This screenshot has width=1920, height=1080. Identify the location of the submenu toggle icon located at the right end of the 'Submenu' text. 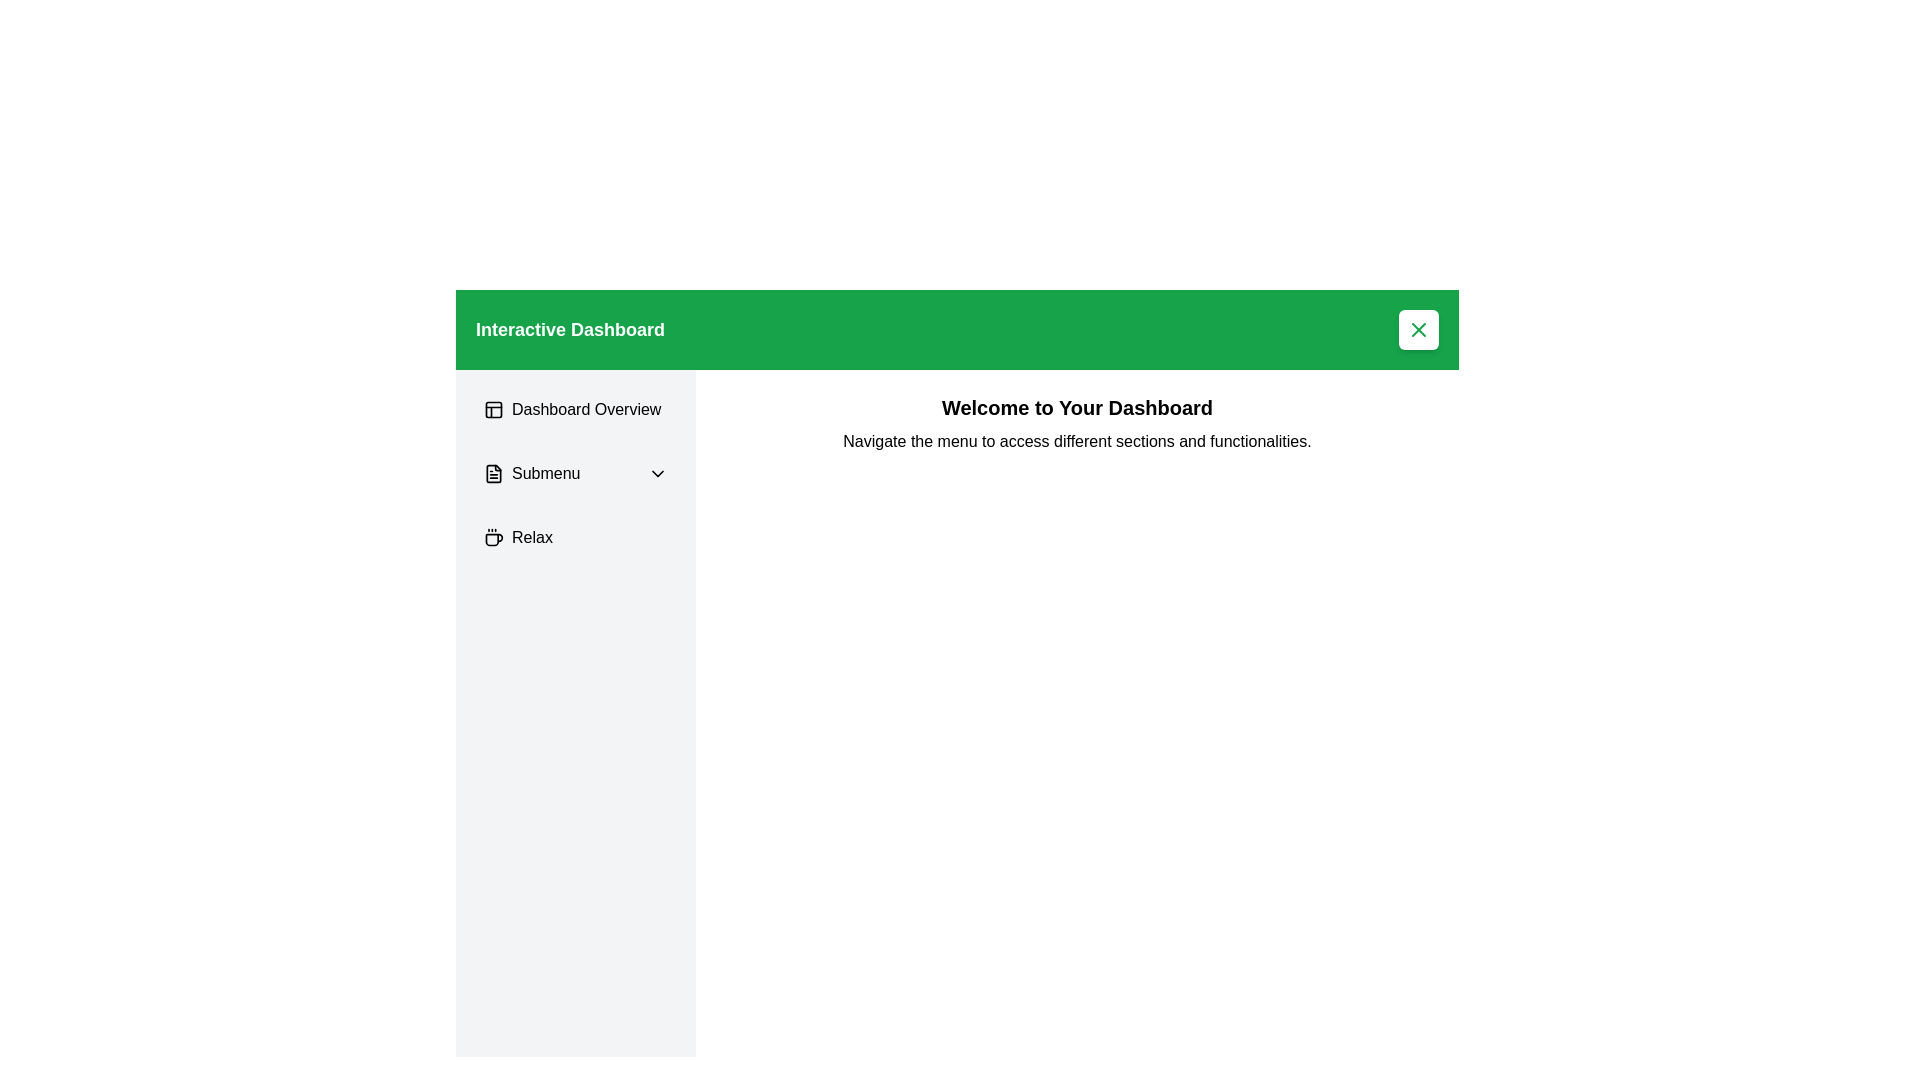
(657, 474).